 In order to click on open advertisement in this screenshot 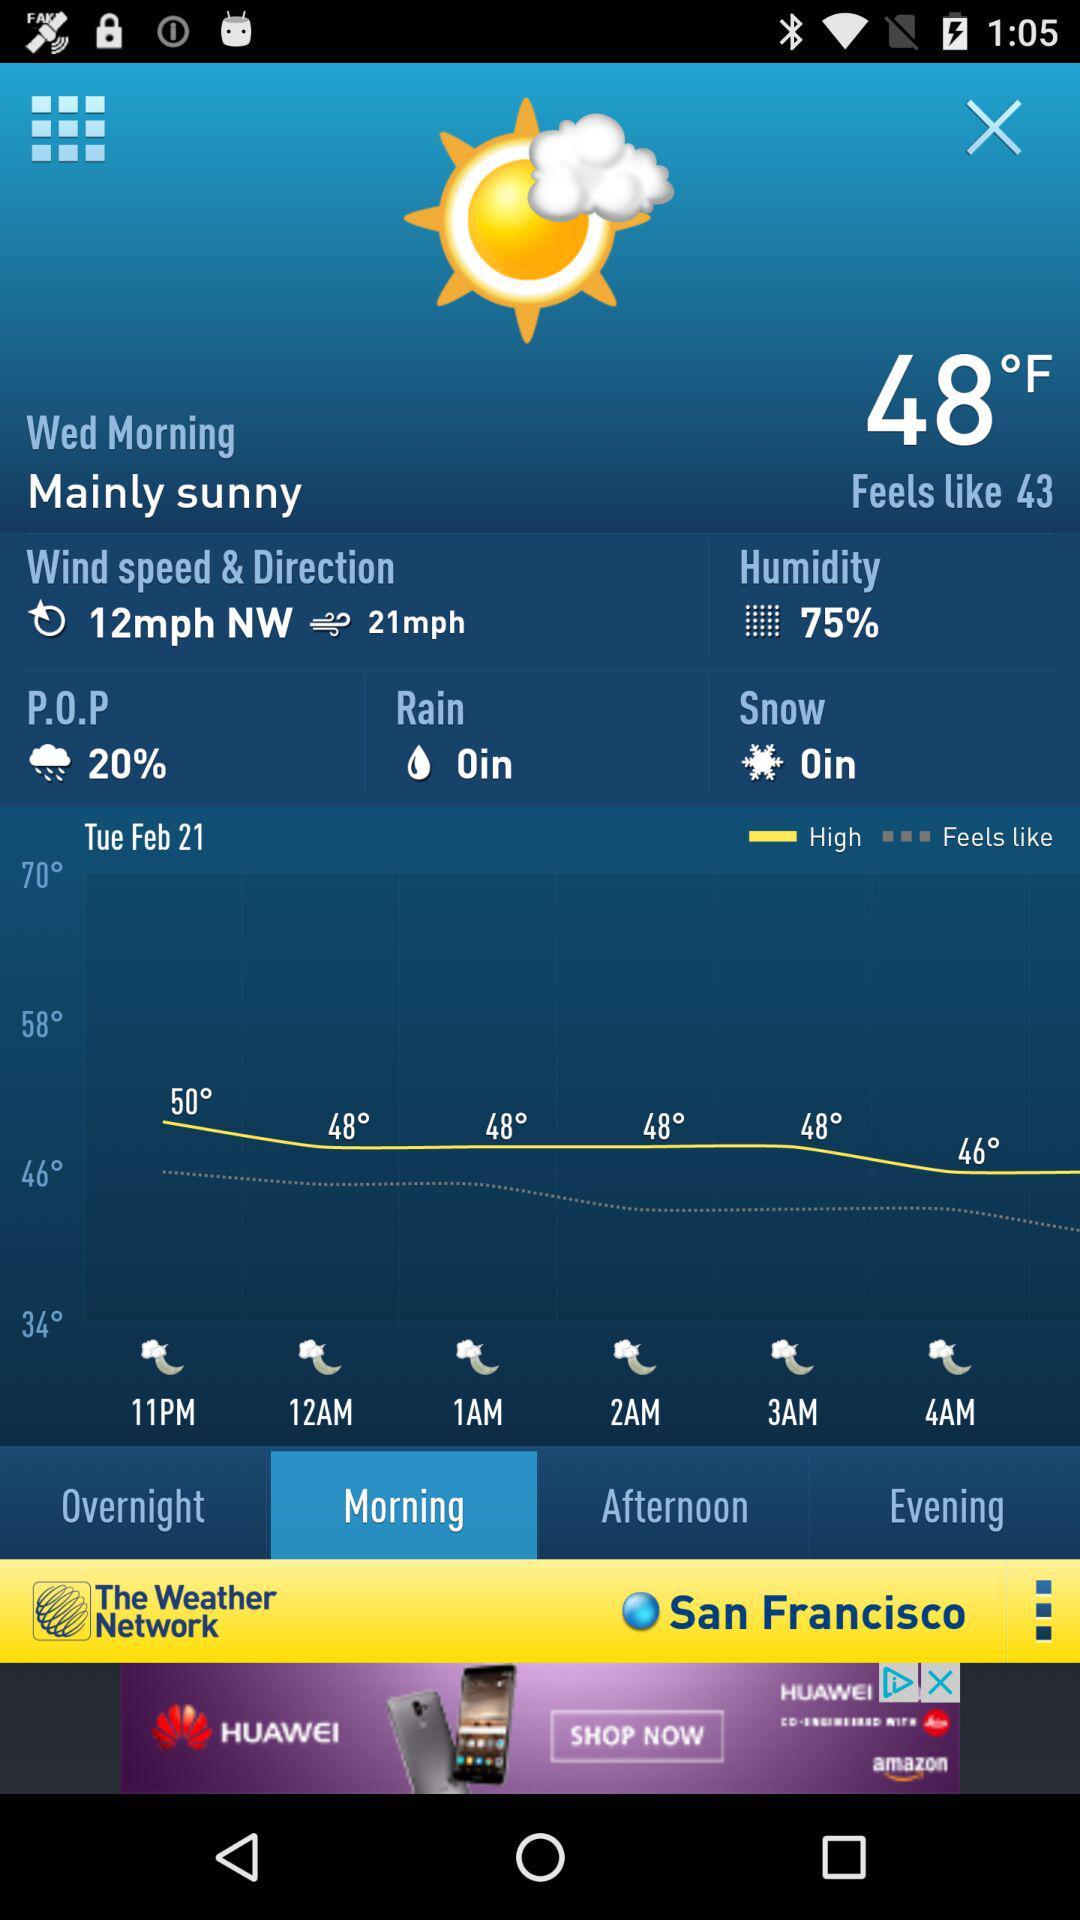, I will do `click(540, 1727)`.